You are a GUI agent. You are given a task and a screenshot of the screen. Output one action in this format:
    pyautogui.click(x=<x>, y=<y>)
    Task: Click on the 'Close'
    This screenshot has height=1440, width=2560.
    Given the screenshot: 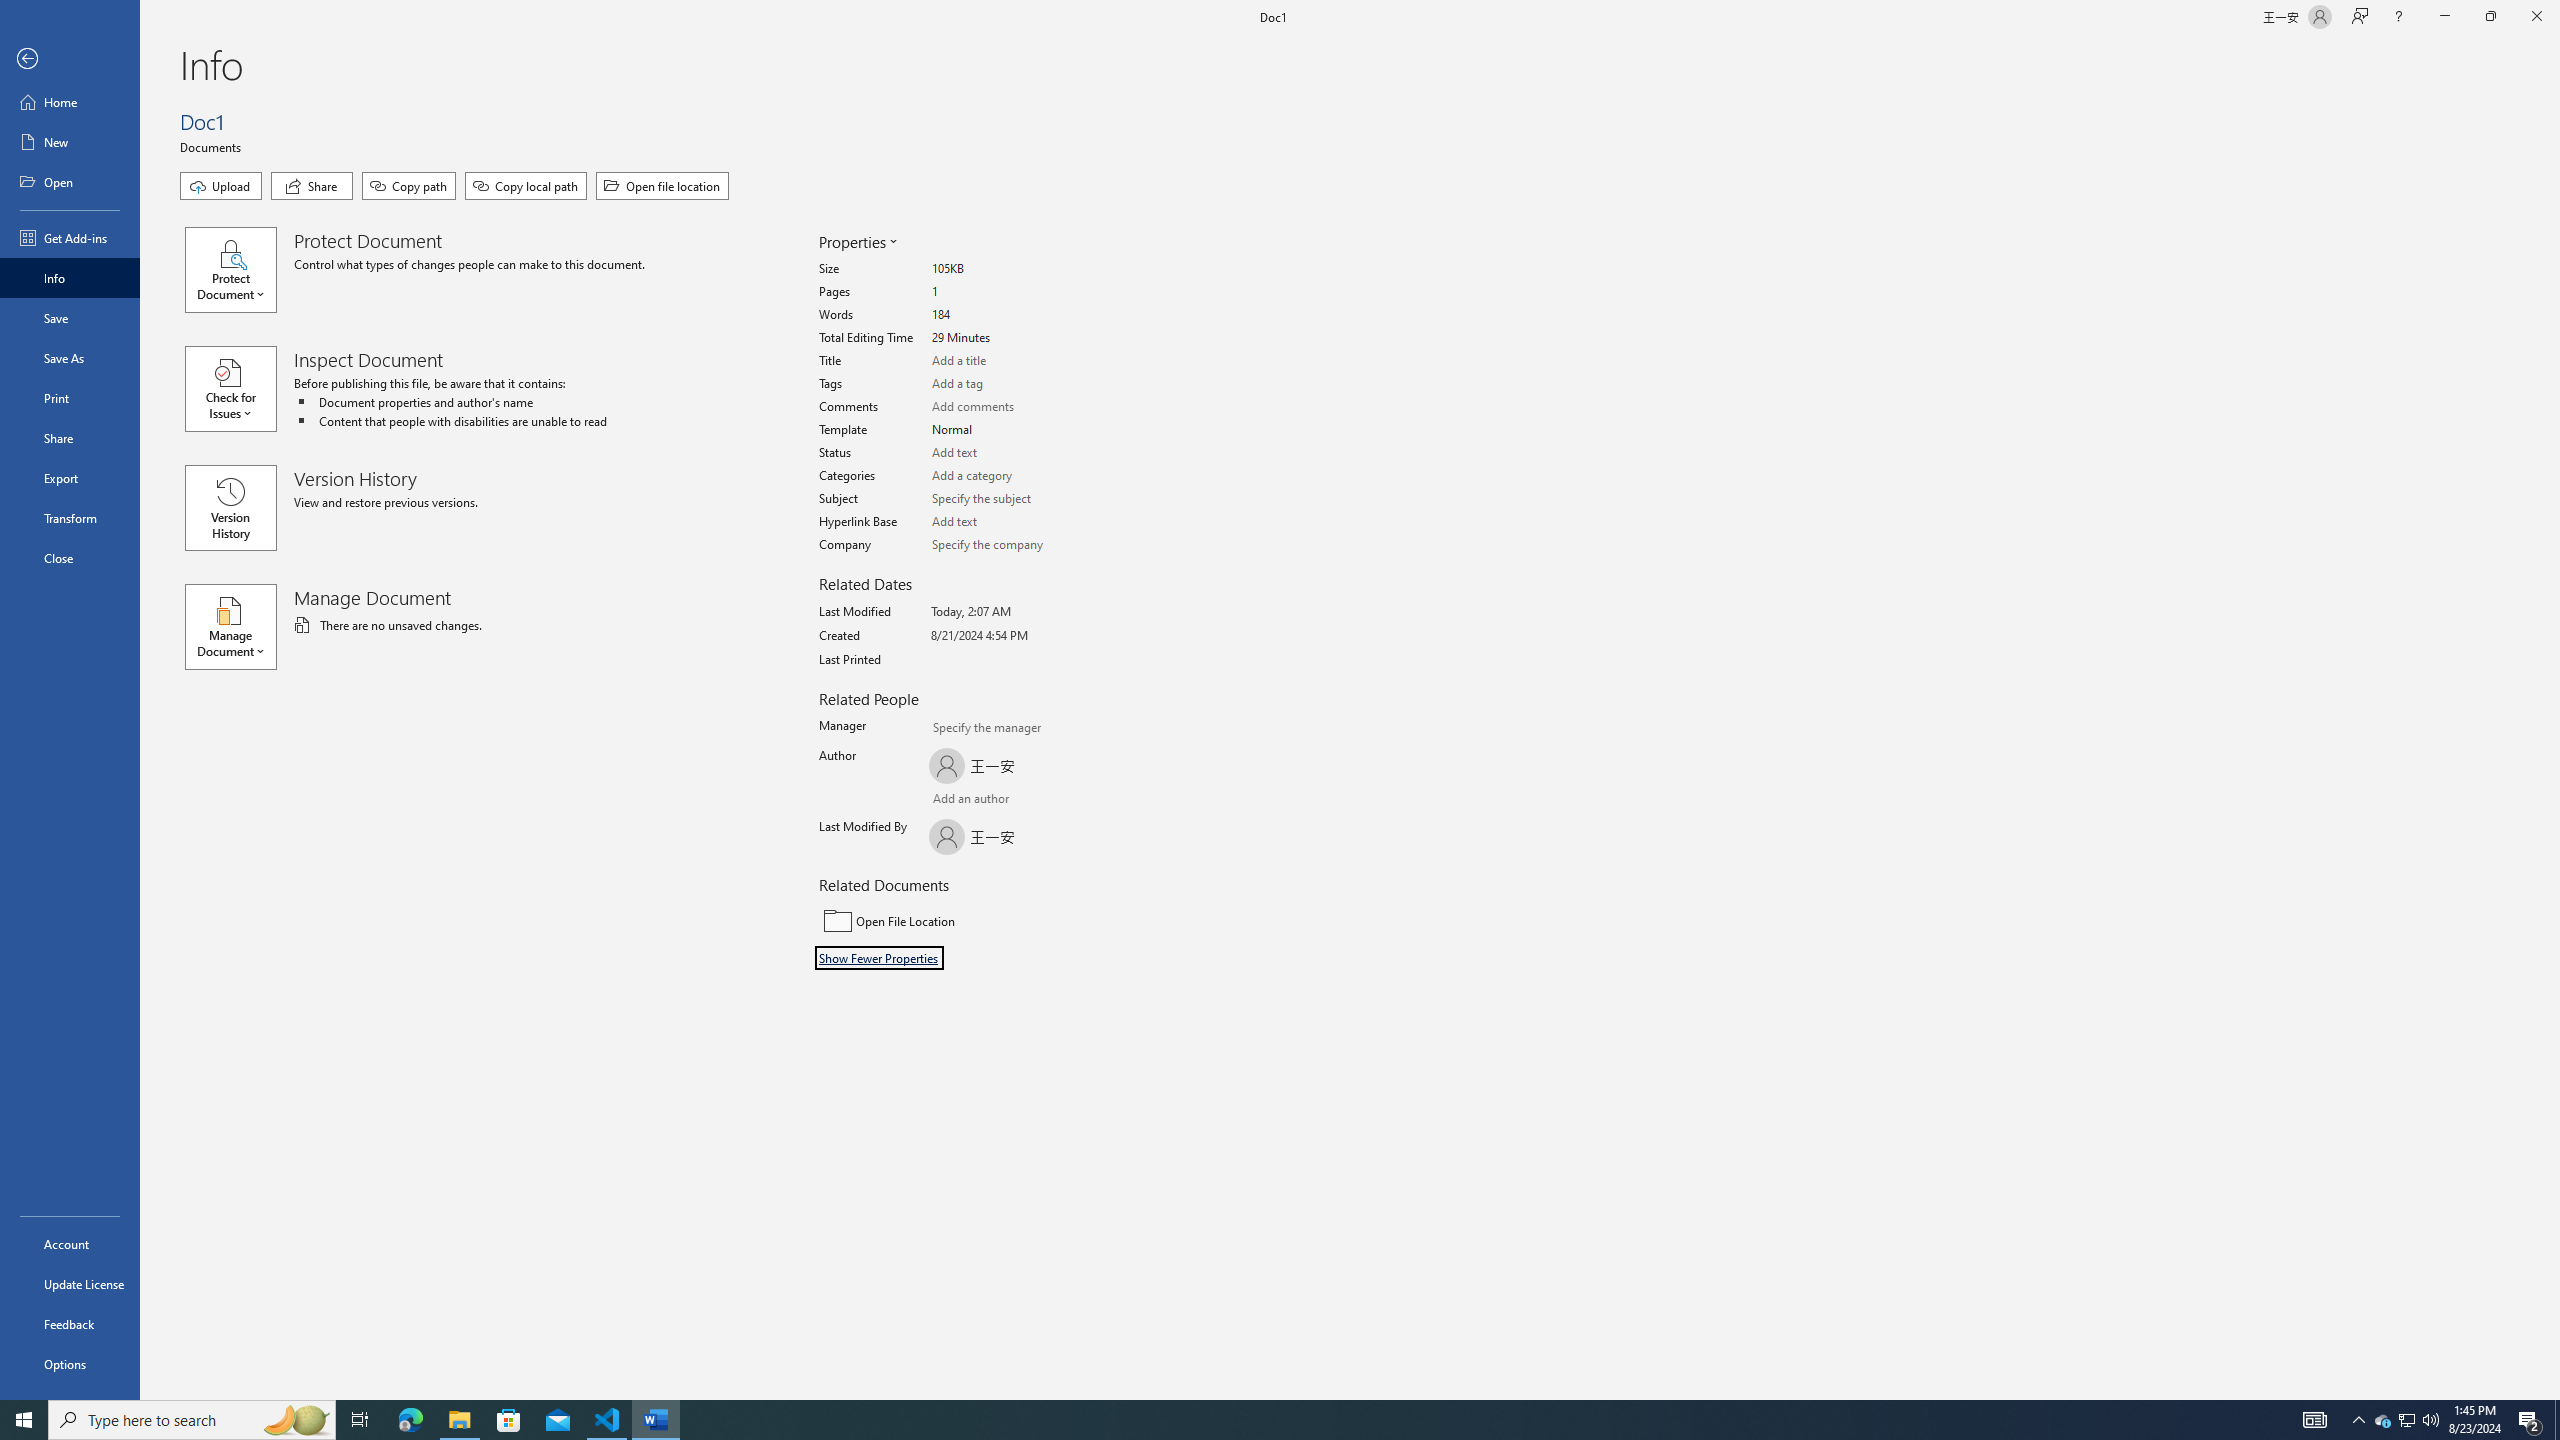 What is the action you would take?
    pyautogui.click(x=69, y=558)
    